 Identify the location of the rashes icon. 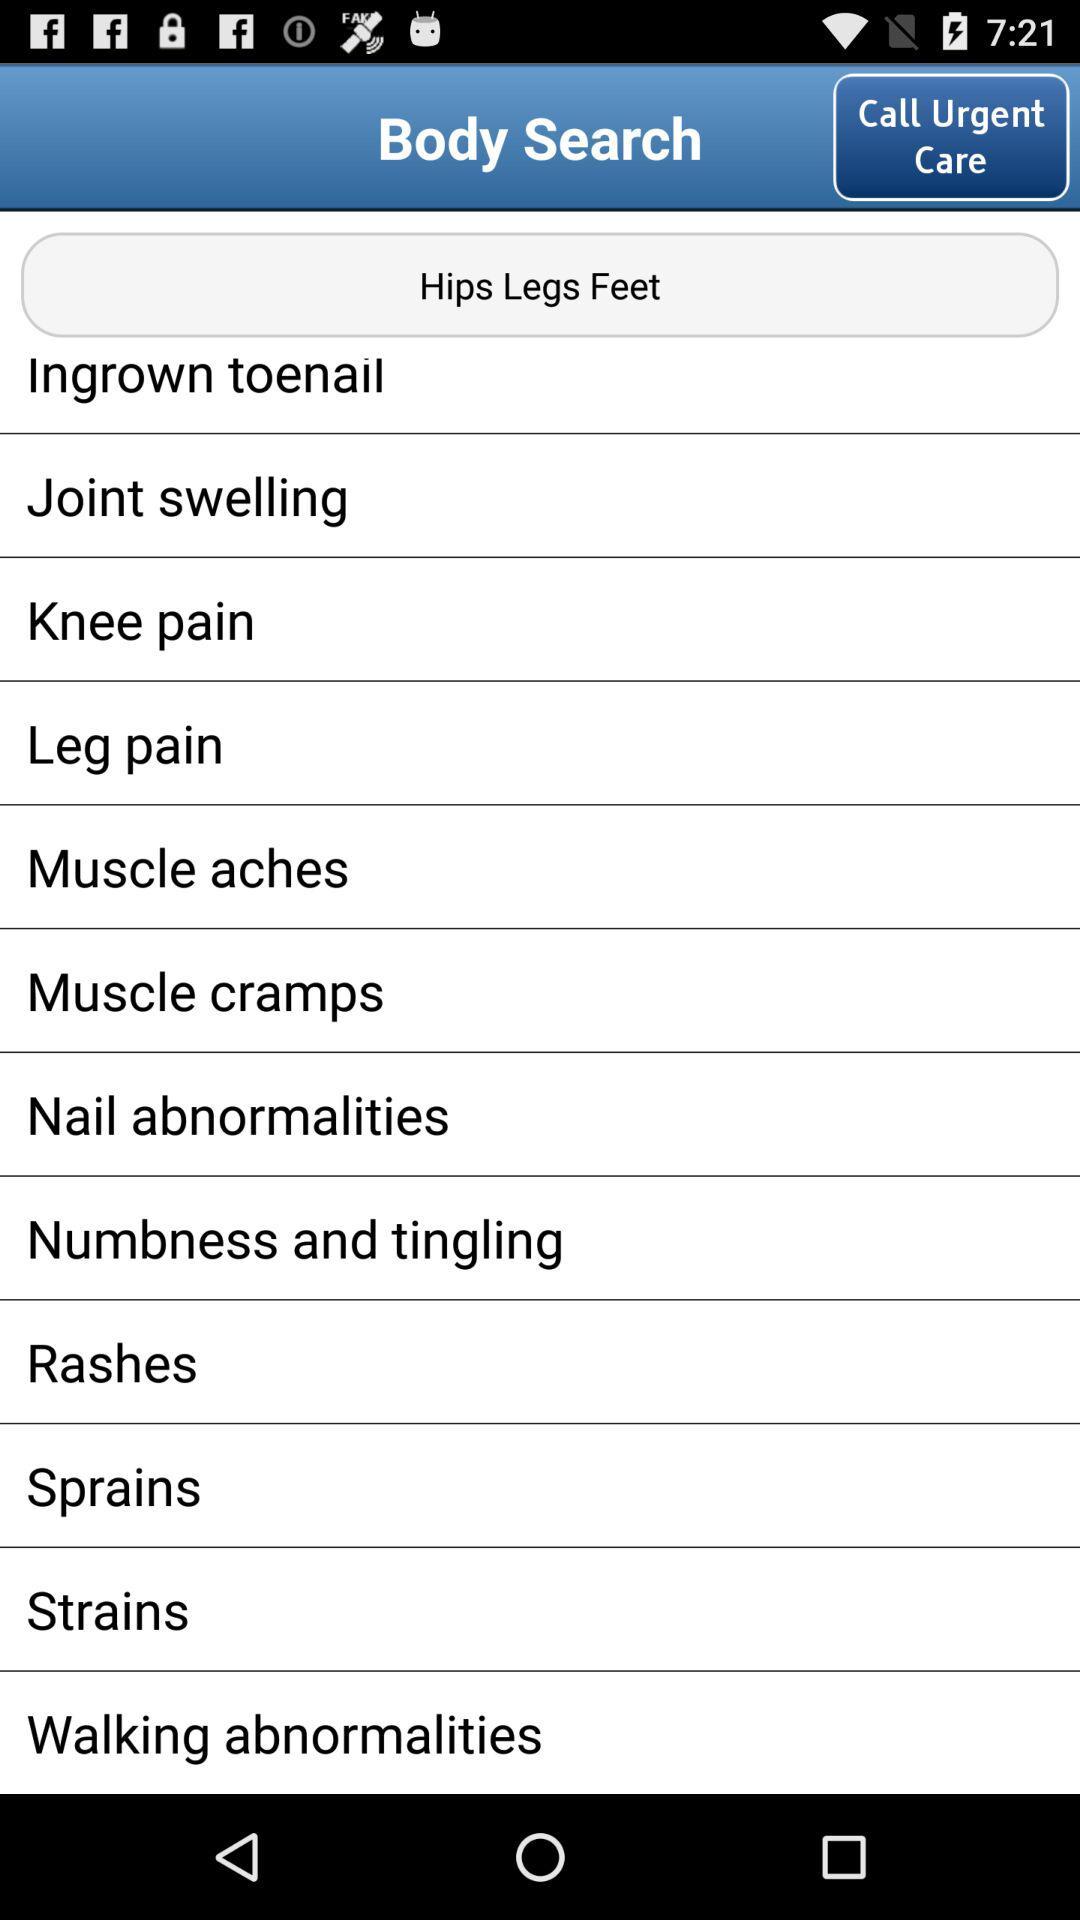
(540, 1360).